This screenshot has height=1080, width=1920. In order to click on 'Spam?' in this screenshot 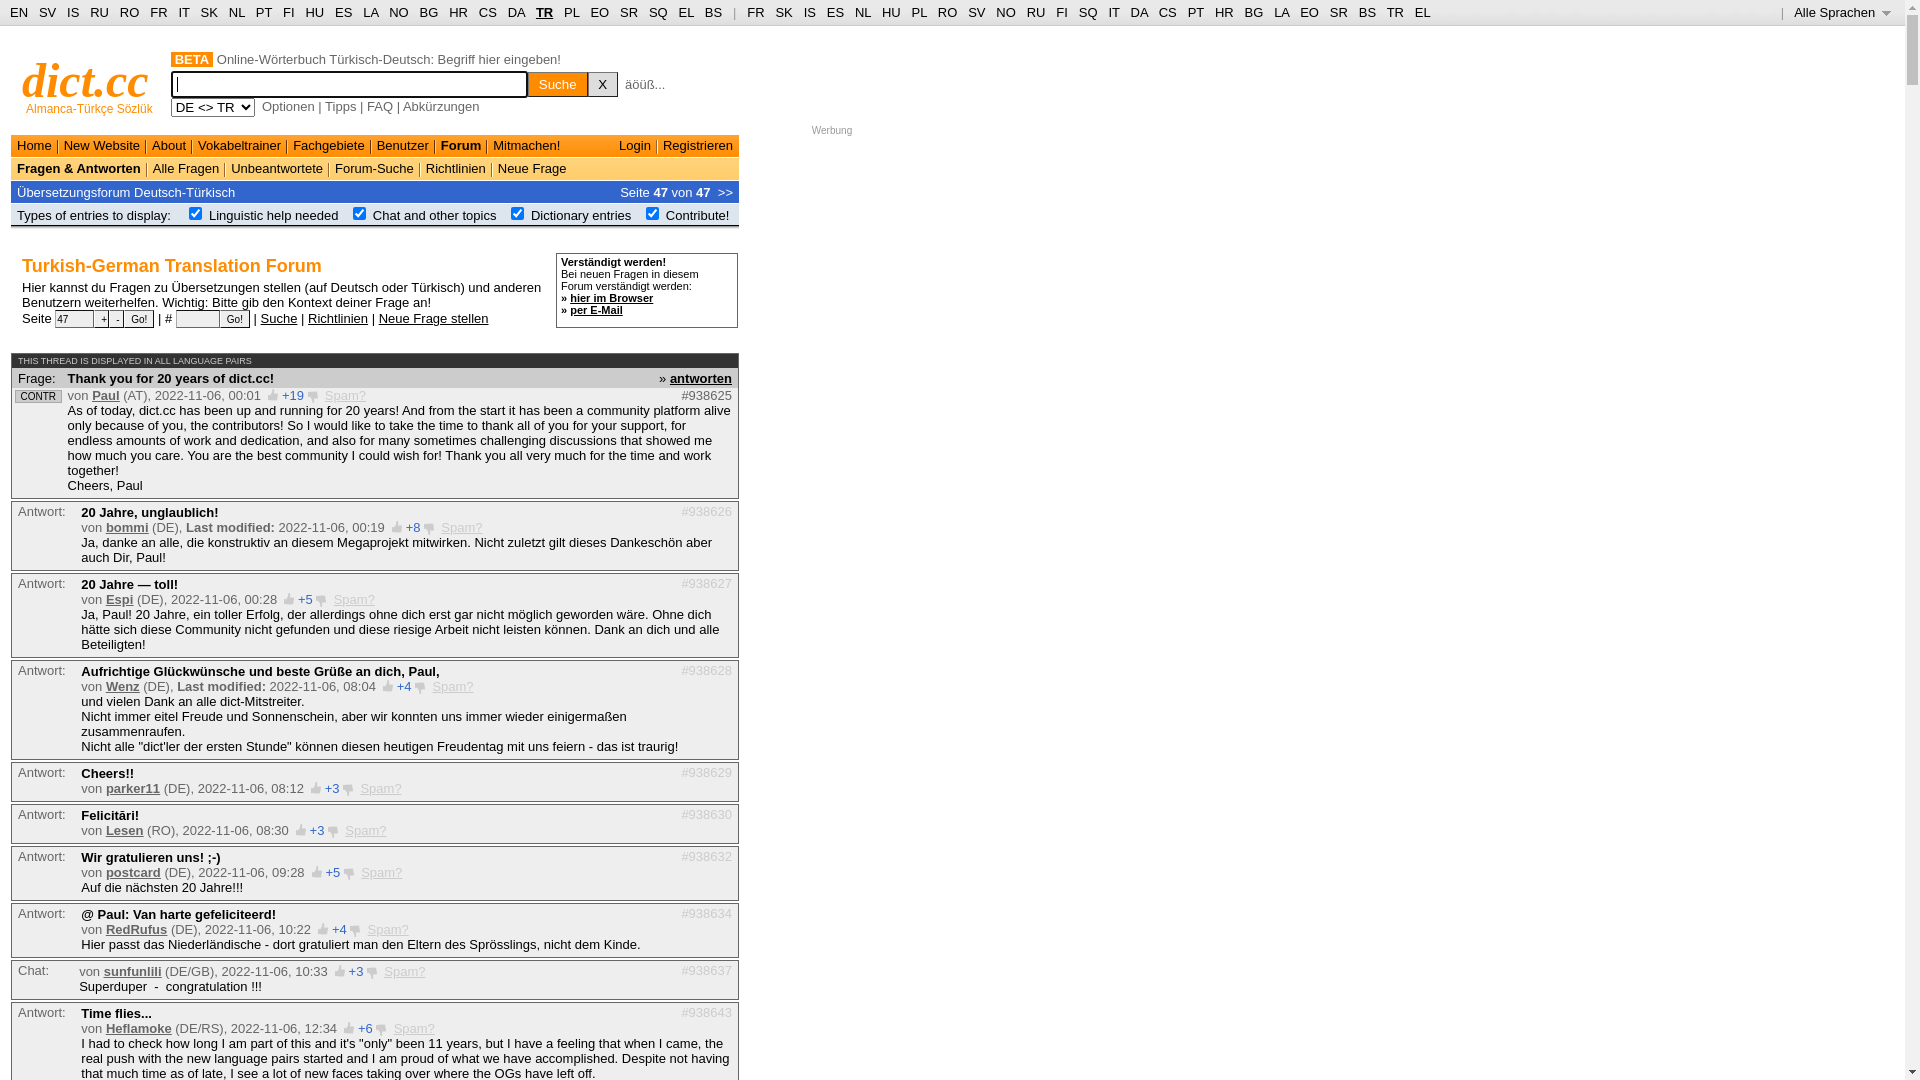, I will do `click(388, 929)`.